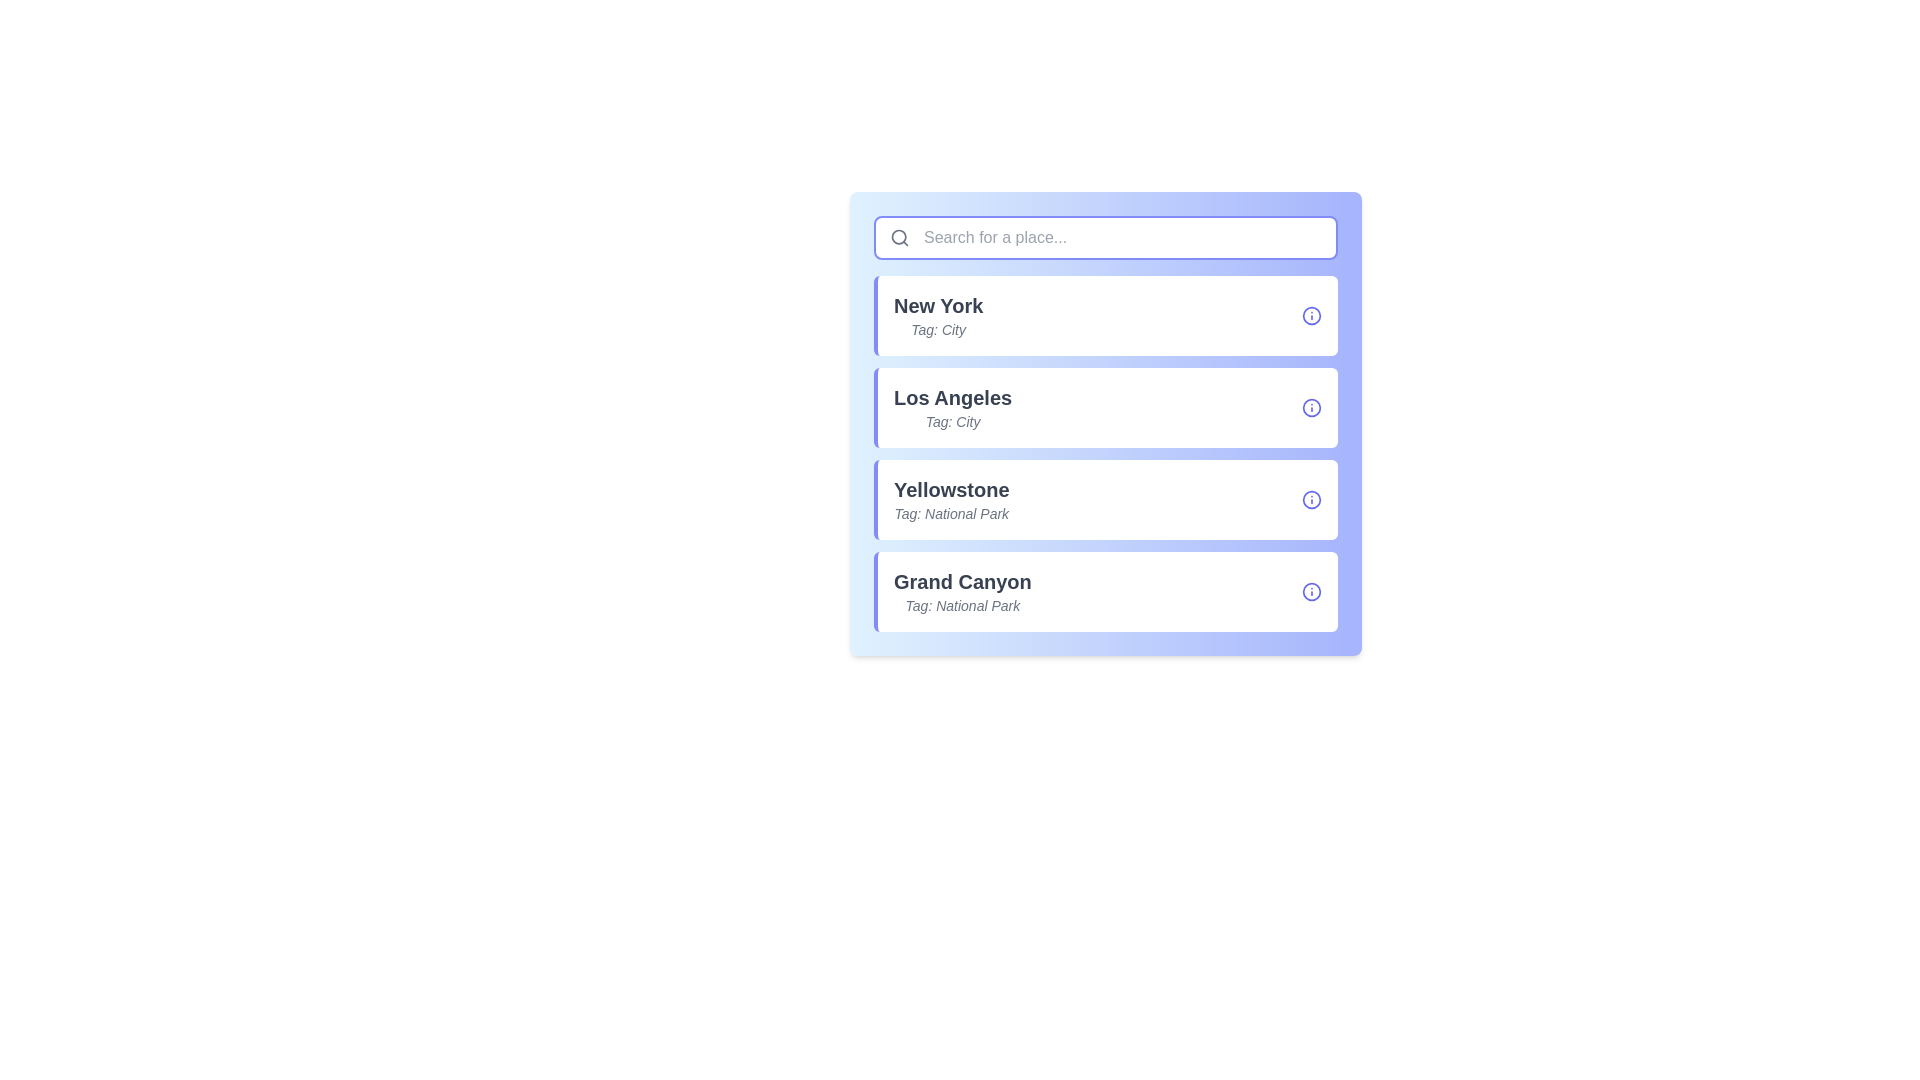 The image size is (1920, 1080). I want to click on the circular icon/button with a blue border located to the right of the 'New York' row in the vertical list of place names, so click(1311, 315).